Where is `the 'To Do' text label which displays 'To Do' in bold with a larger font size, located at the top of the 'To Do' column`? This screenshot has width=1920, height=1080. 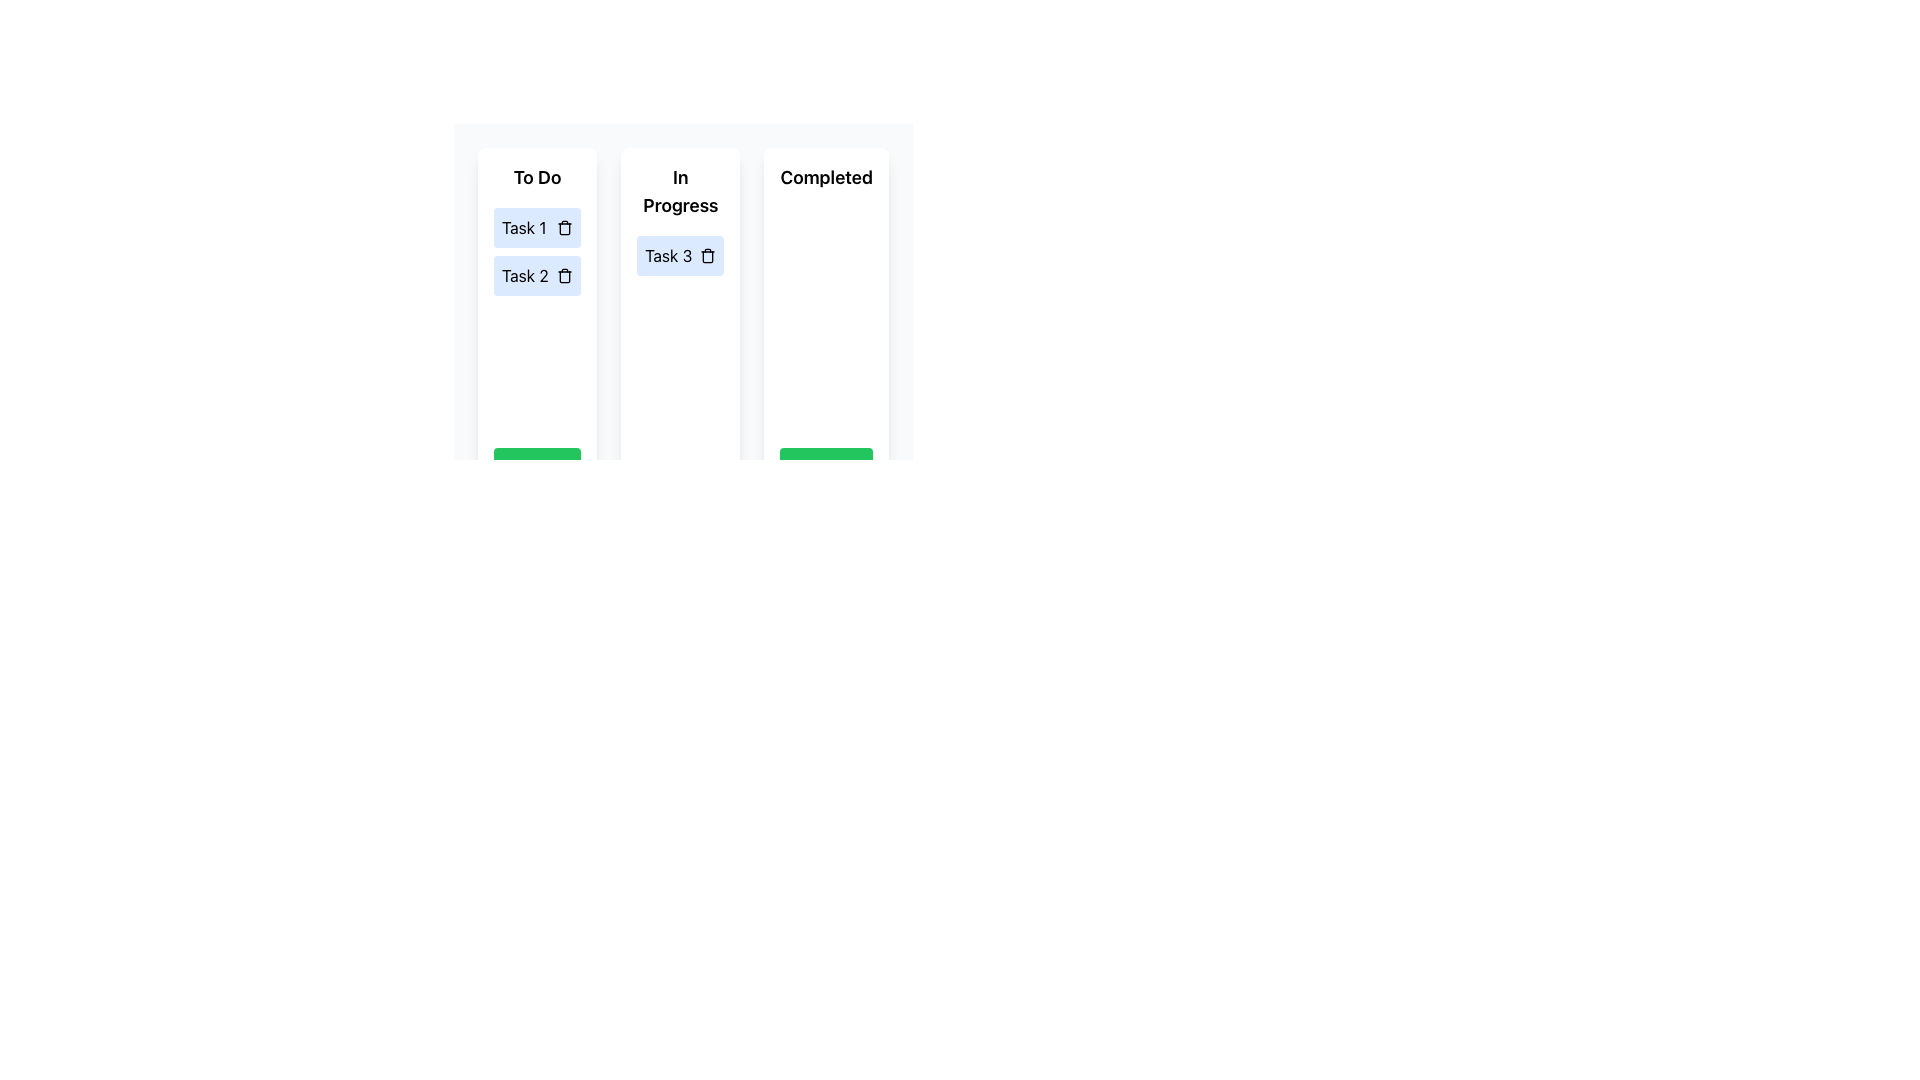 the 'To Do' text label which displays 'To Do' in bold with a larger font size, located at the top of the 'To Do' column is located at coordinates (537, 176).